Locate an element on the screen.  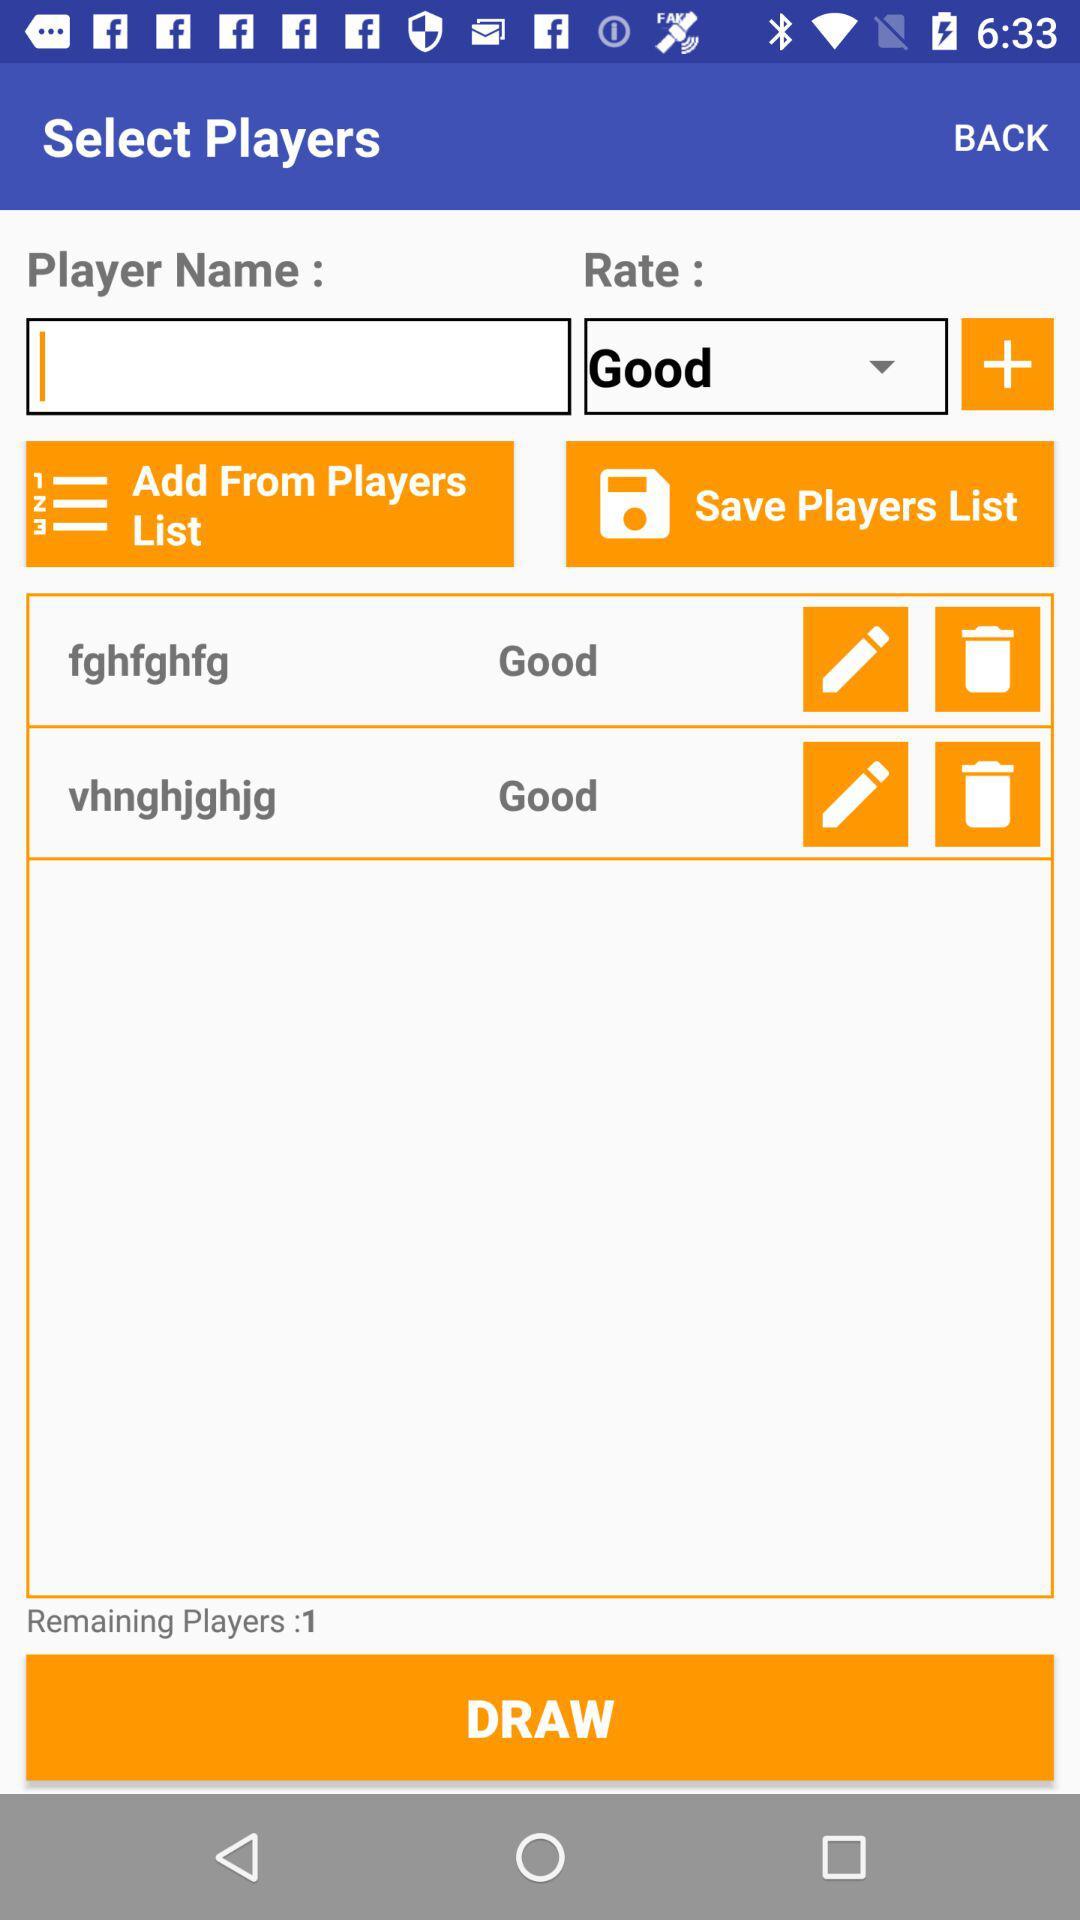
pencil box is located at coordinates (855, 659).